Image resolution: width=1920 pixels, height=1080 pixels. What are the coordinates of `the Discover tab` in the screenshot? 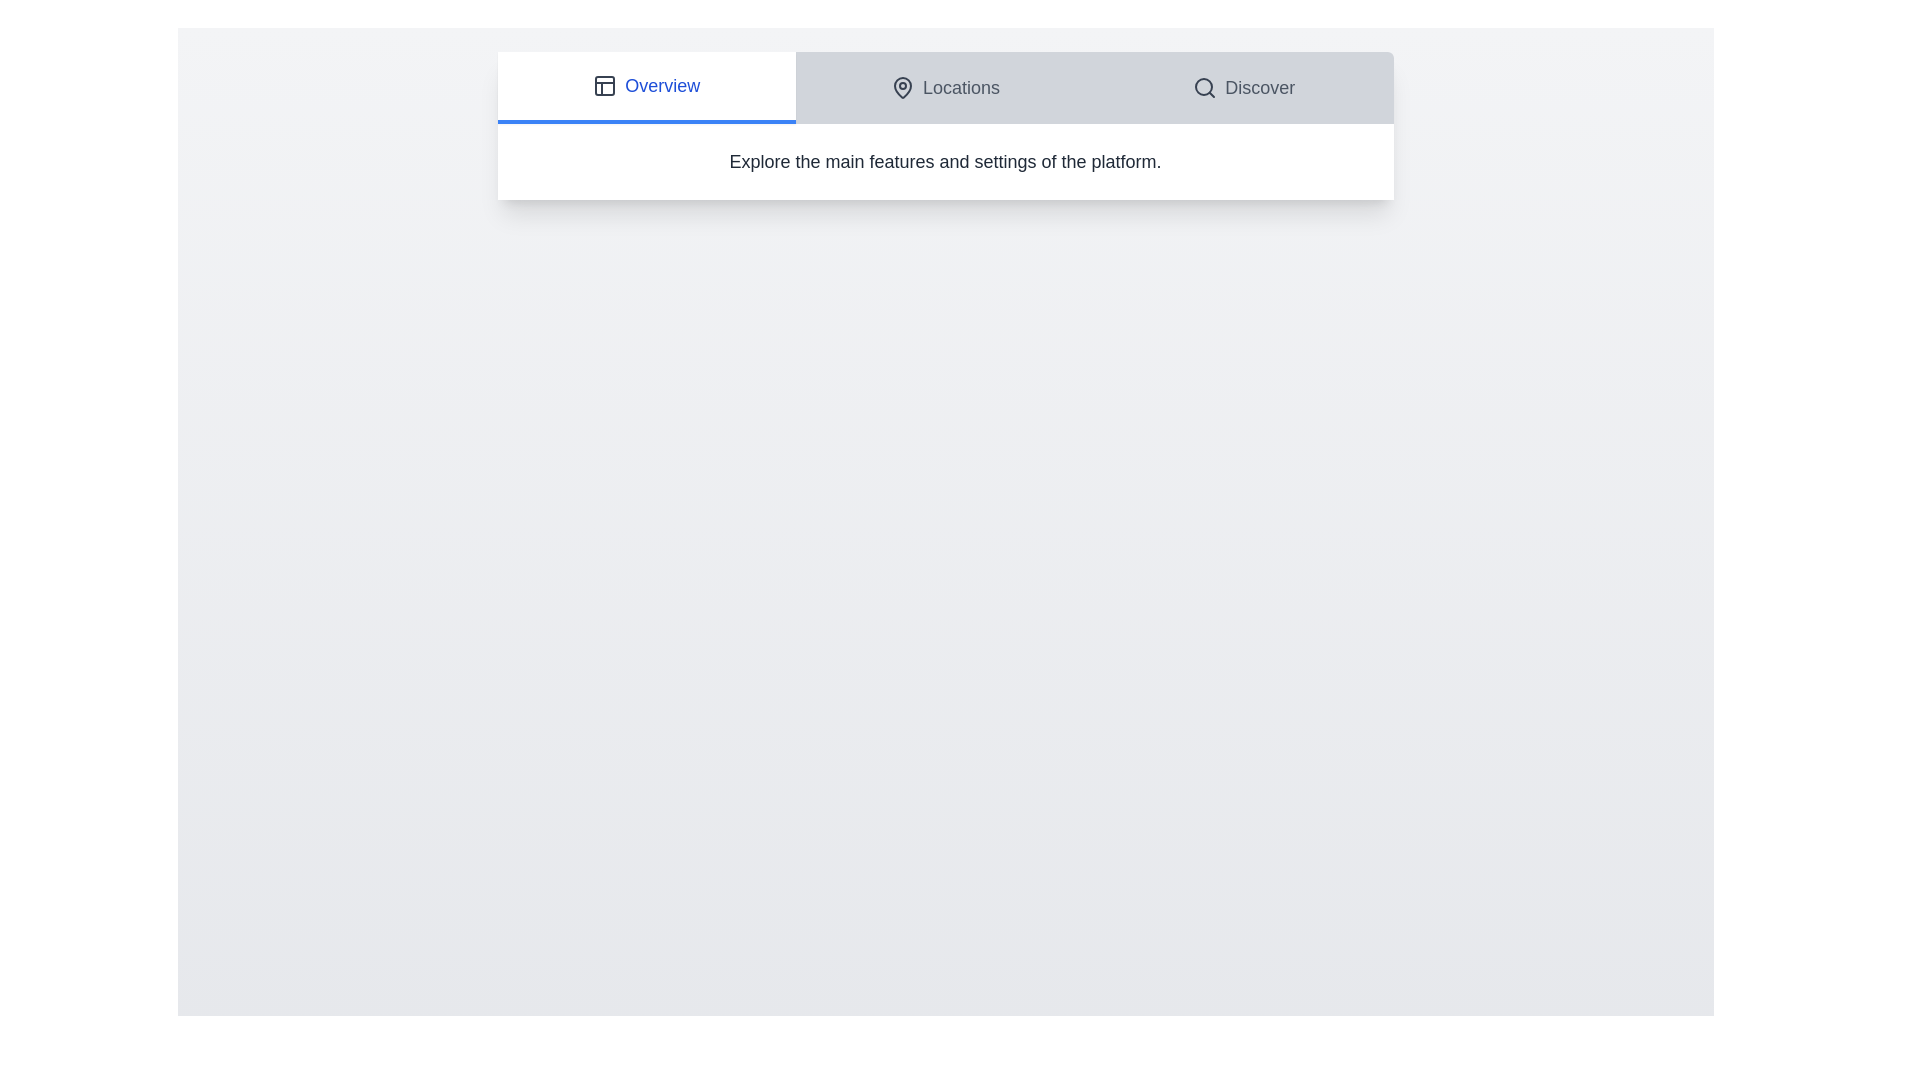 It's located at (1243, 87).